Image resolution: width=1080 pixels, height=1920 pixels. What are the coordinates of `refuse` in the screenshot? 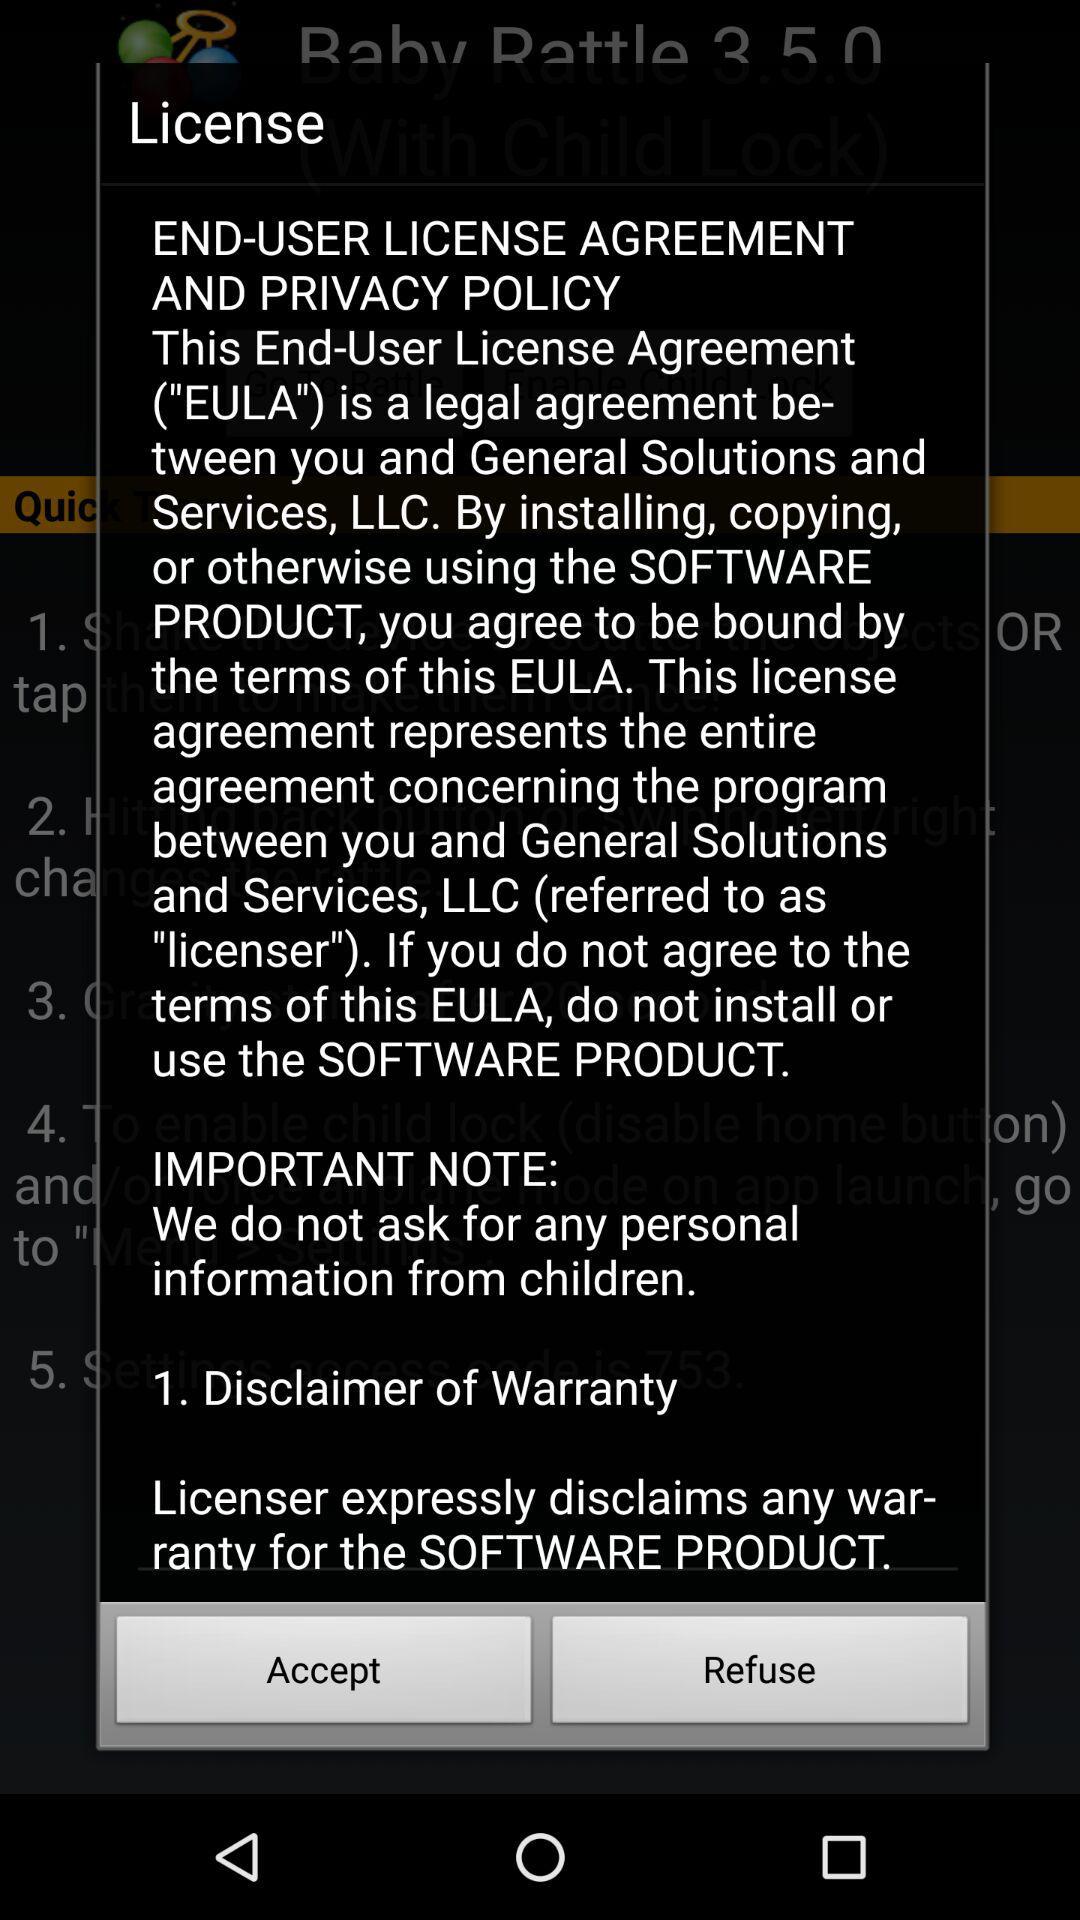 It's located at (760, 1675).